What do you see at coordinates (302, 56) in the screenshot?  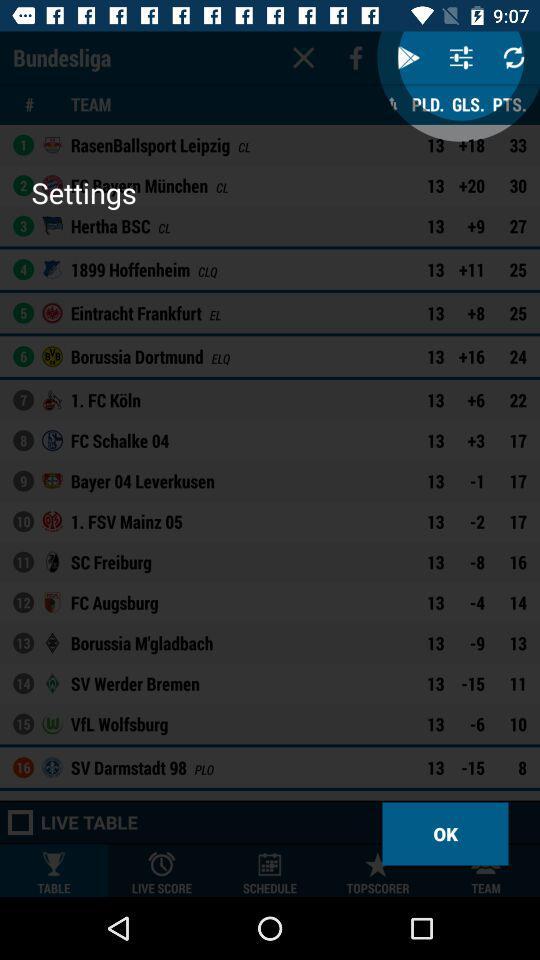 I see `the close icon` at bounding box center [302, 56].